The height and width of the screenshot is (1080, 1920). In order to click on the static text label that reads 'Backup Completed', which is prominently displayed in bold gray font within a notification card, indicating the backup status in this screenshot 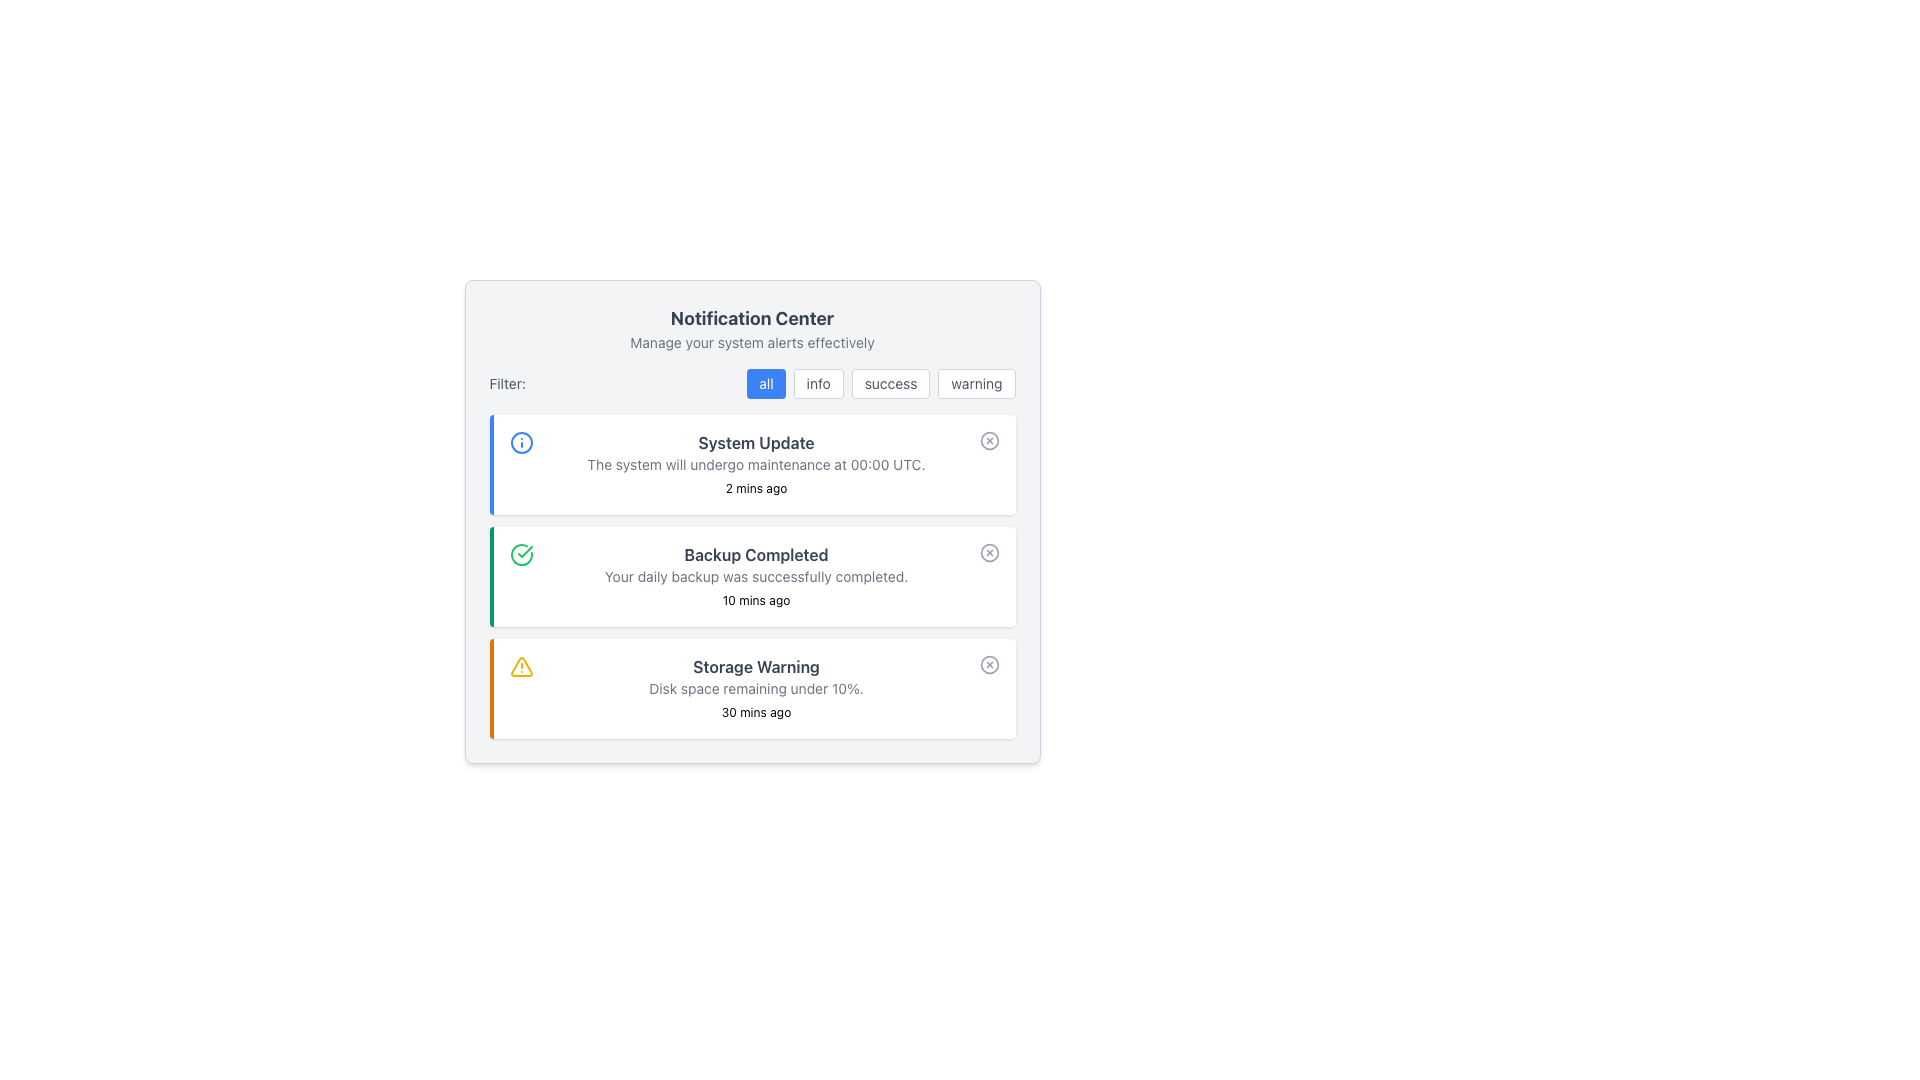, I will do `click(755, 555)`.